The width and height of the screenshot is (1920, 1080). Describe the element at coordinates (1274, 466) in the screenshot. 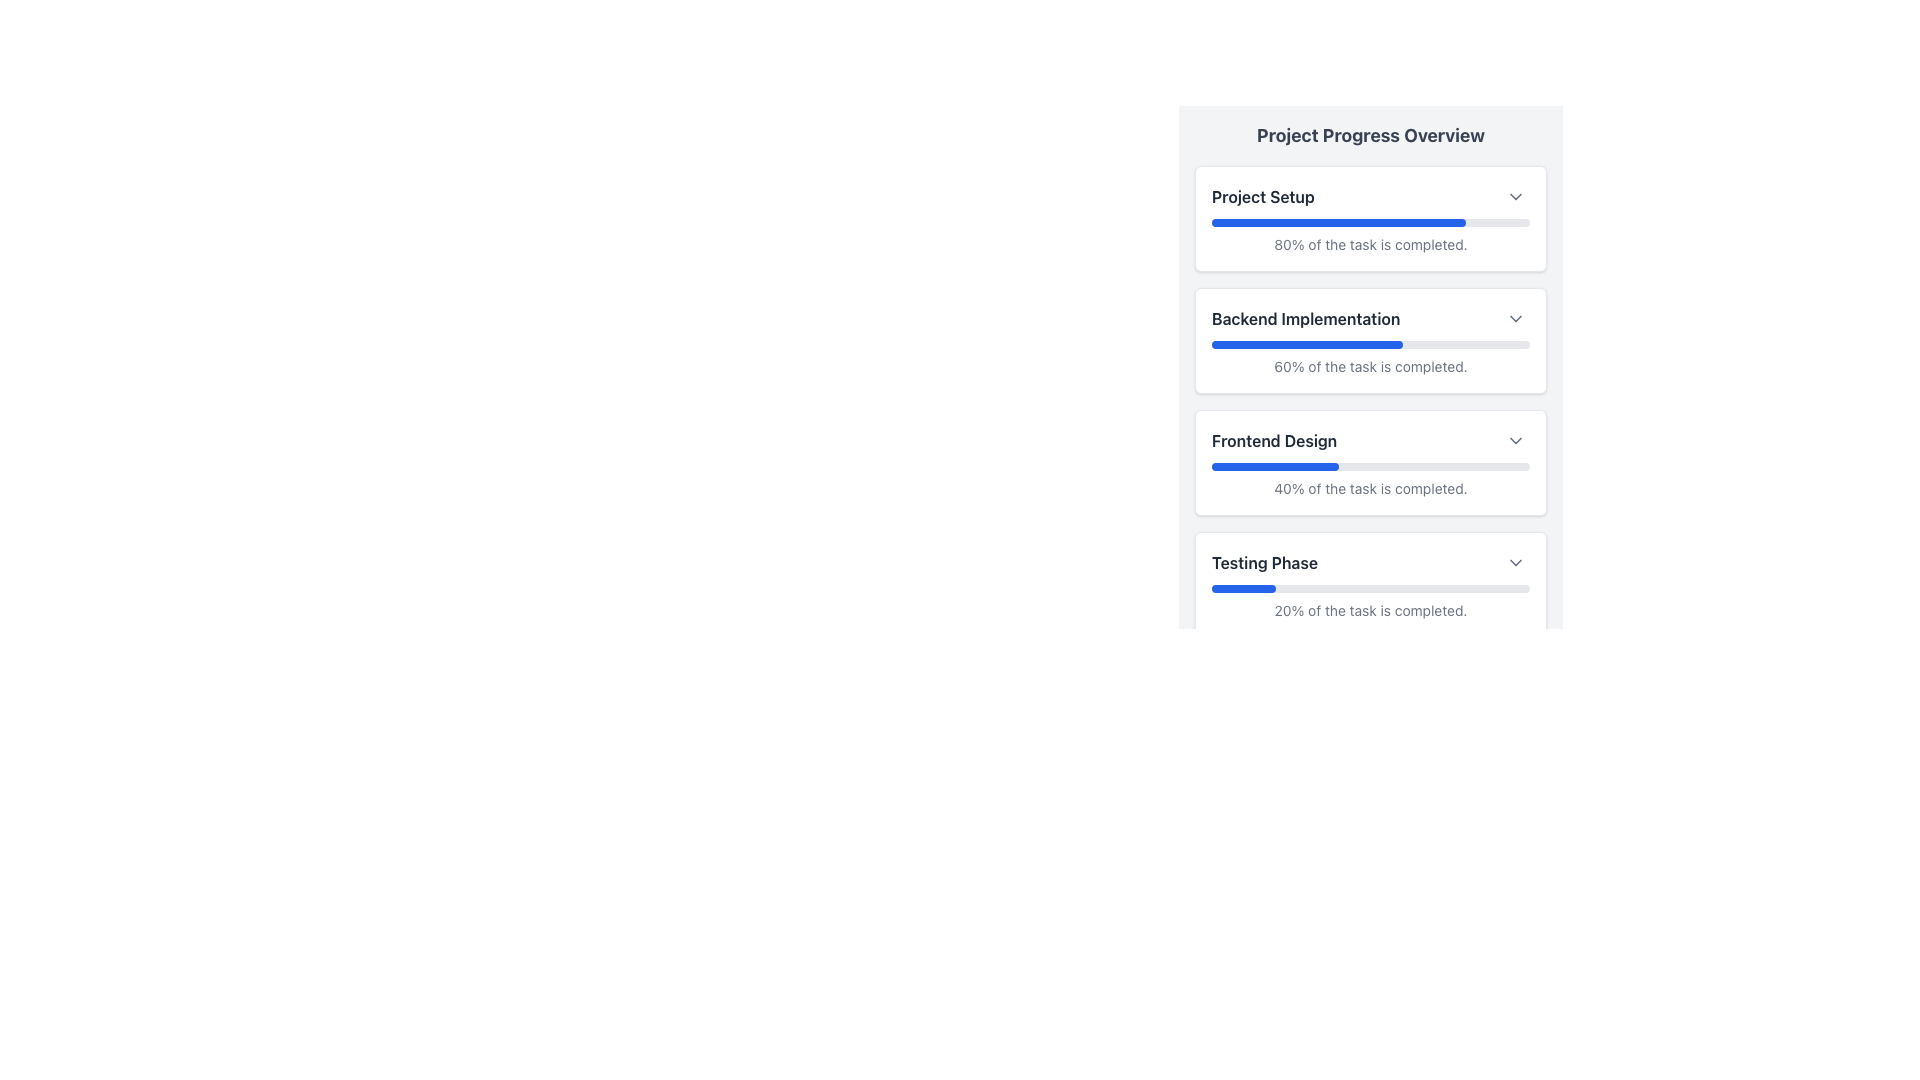

I see `the completion status of the progress indicator representing 40% completion for the 'Frontend Design' task located in the third progress bar of the 'Project Progress Overview' section` at that location.